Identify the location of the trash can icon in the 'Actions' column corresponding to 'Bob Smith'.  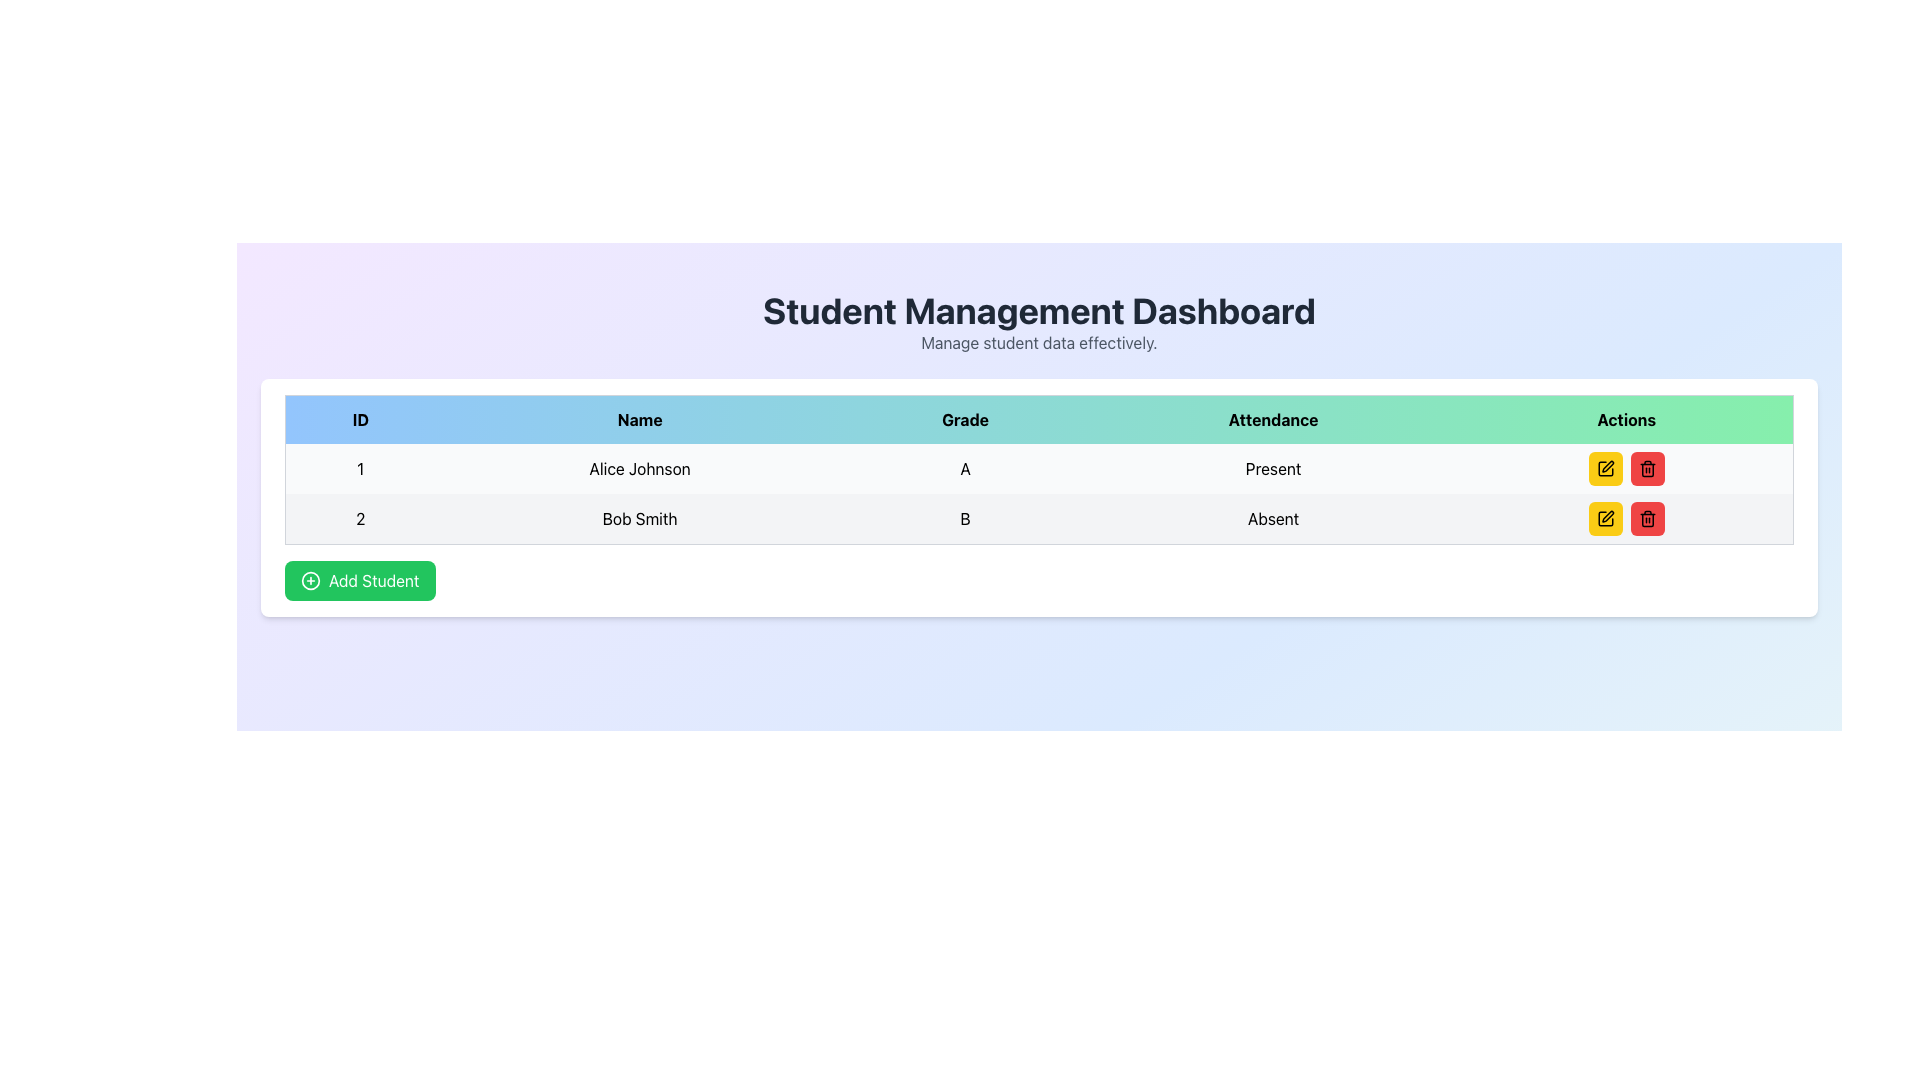
(1647, 470).